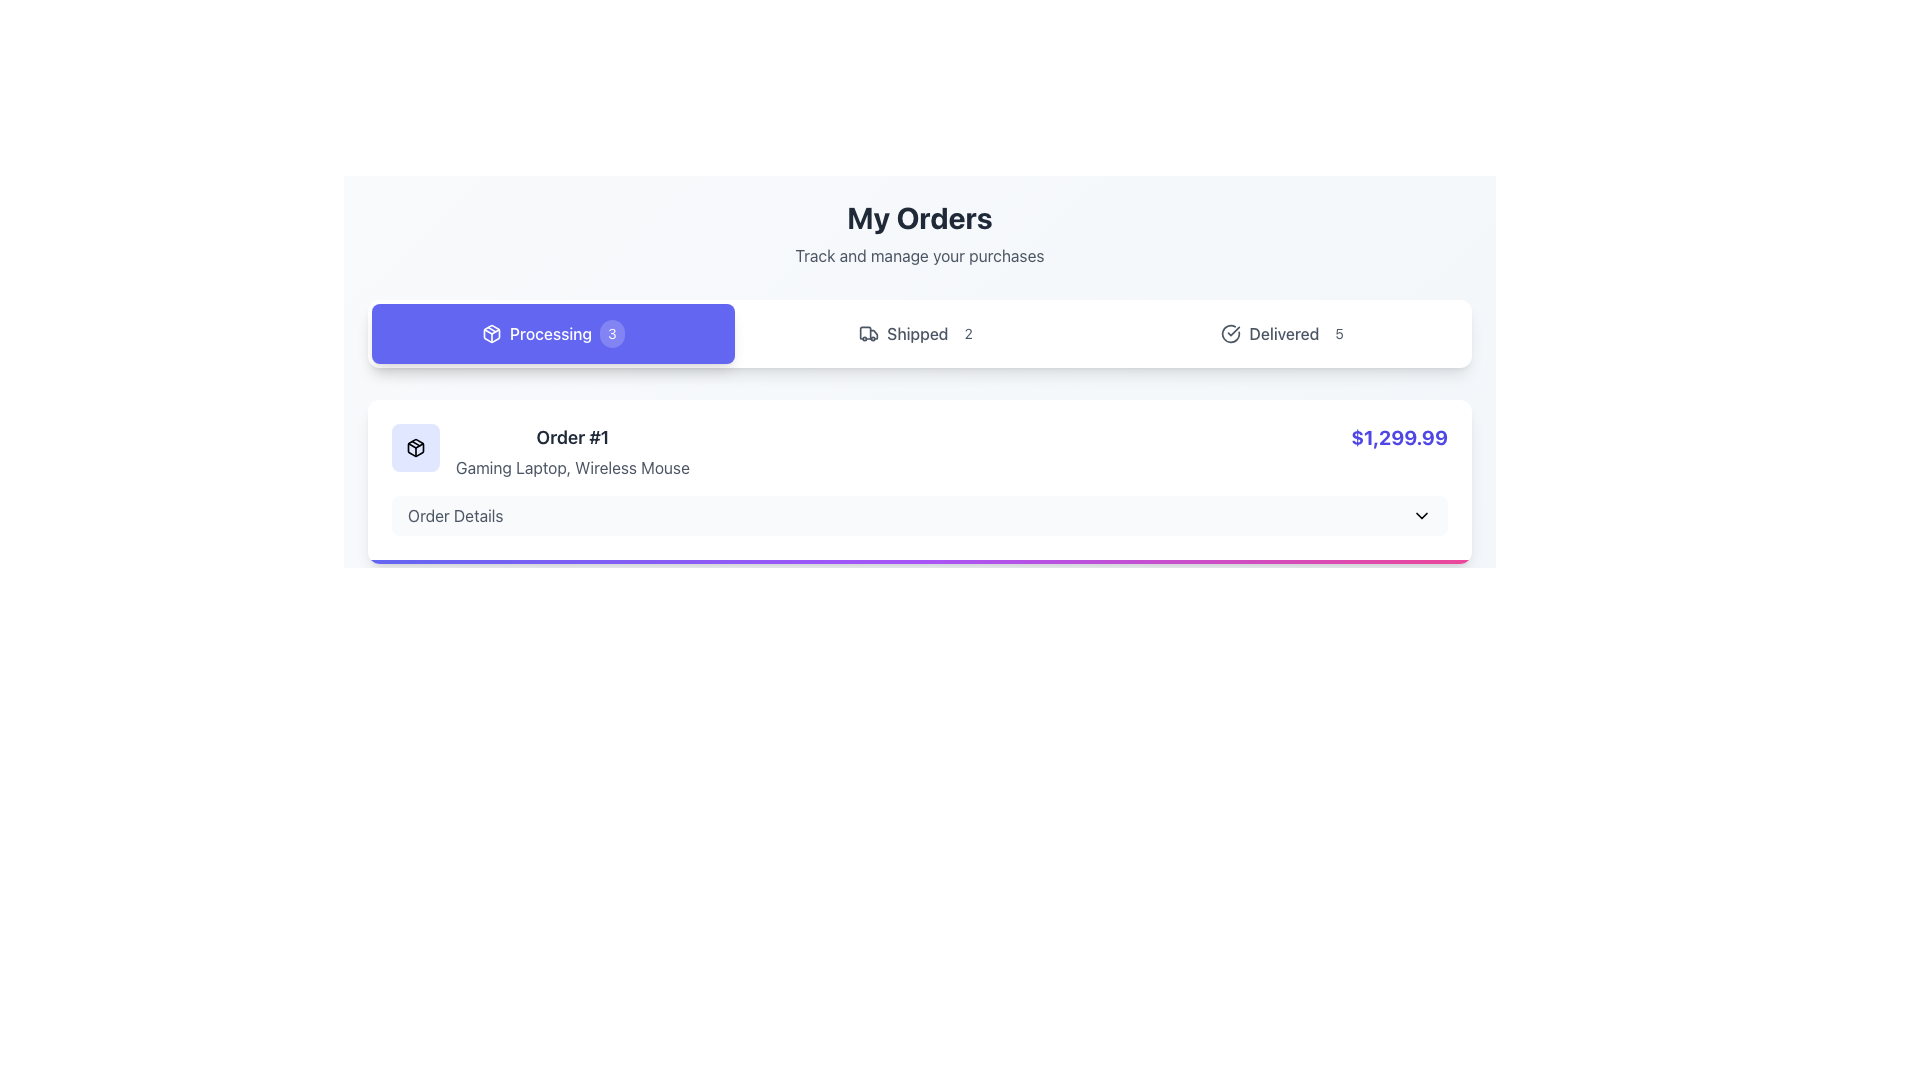 This screenshot has height=1080, width=1920. What do you see at coordinates (919, 333) in the screenshot?
I see `the 'Shipped' section of the Status navigation panel` at bounding box center [919, 333].